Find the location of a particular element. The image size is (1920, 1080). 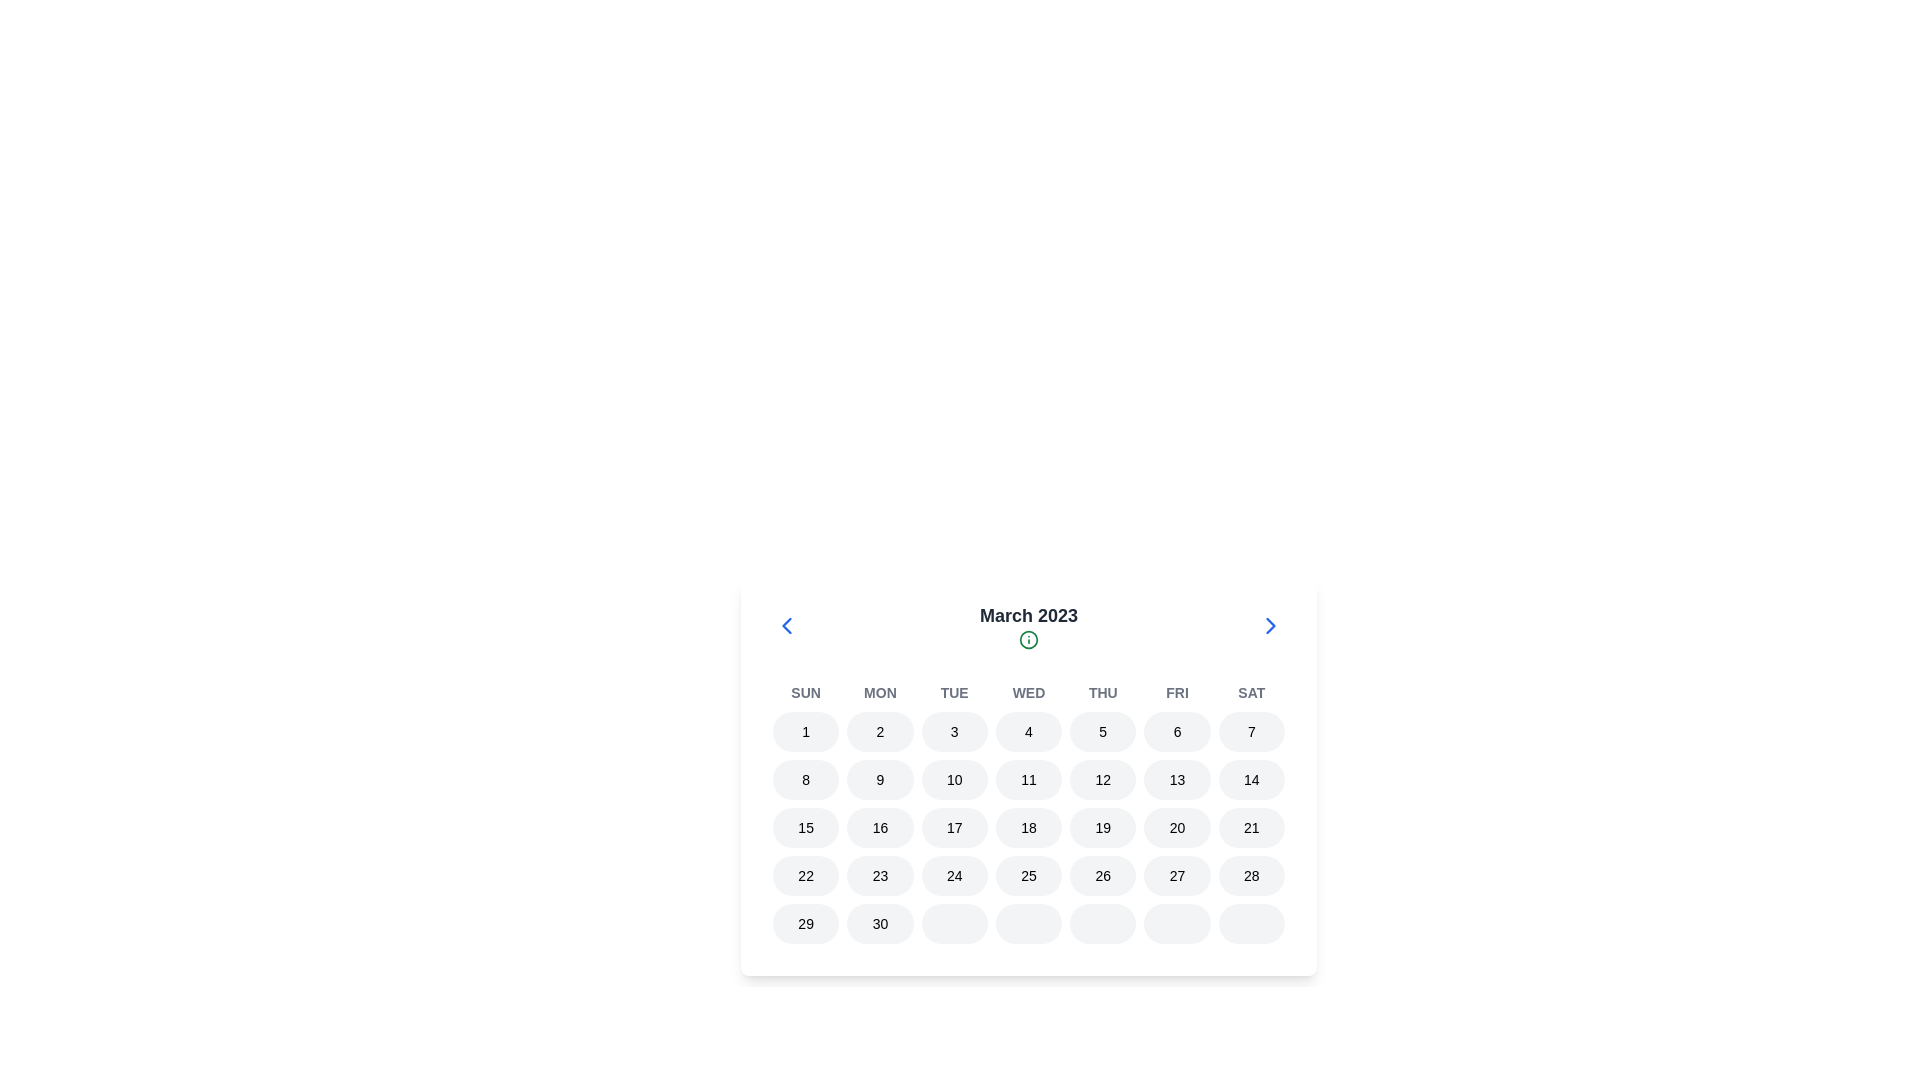

a date in the Calendar Grid for March 2023 is located at coordinates (1028, 813).